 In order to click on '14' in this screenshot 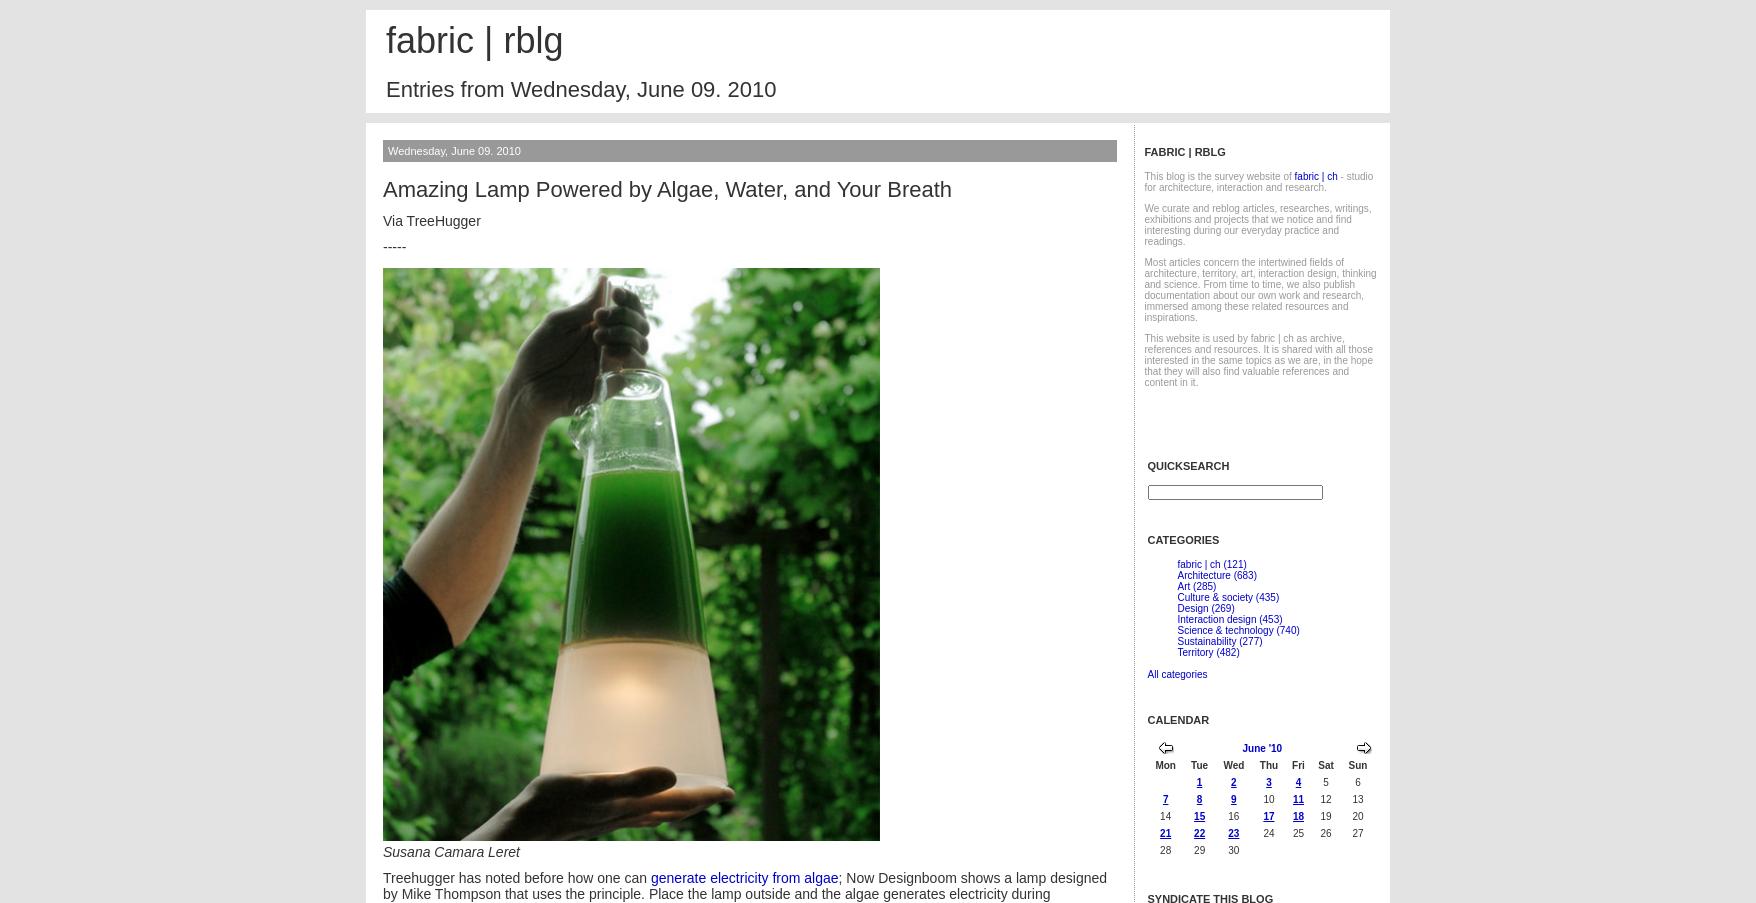, I will do `click(1165, 815)`.